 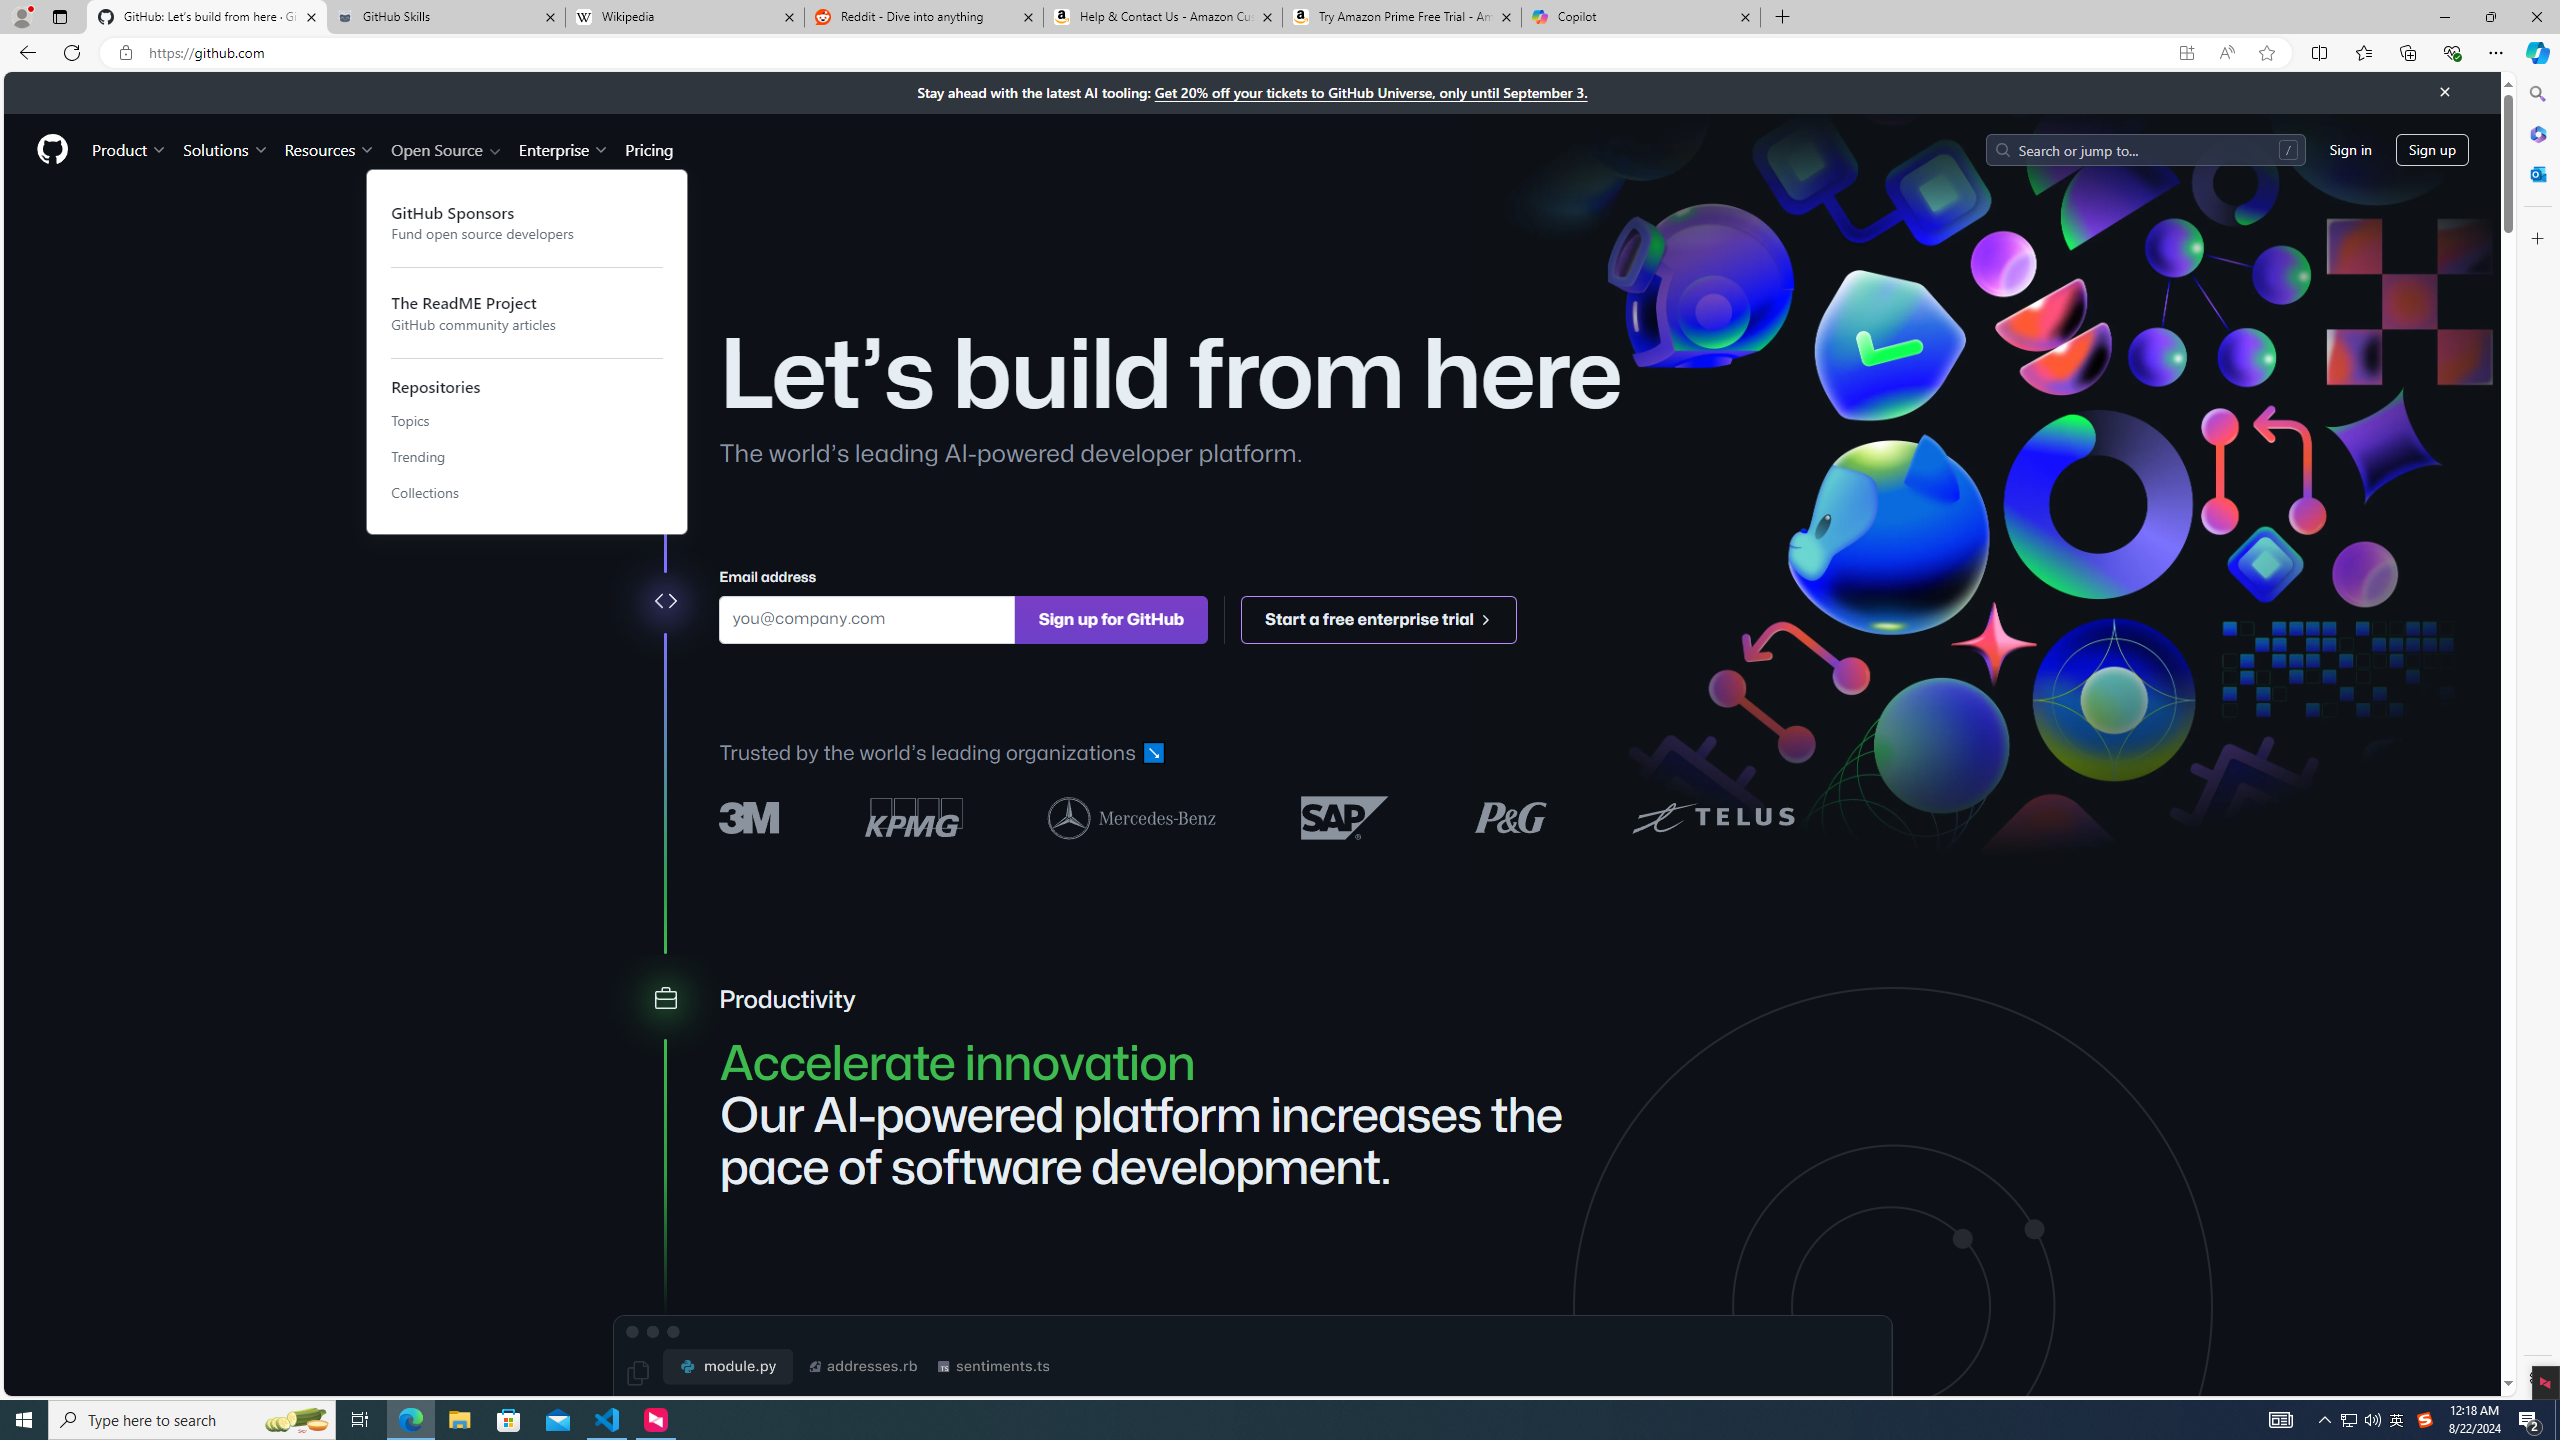 What do you see at coordinates (913, 816) in the screenshot?
I see `'KPMG logo'` at bounding box center [913, 816].